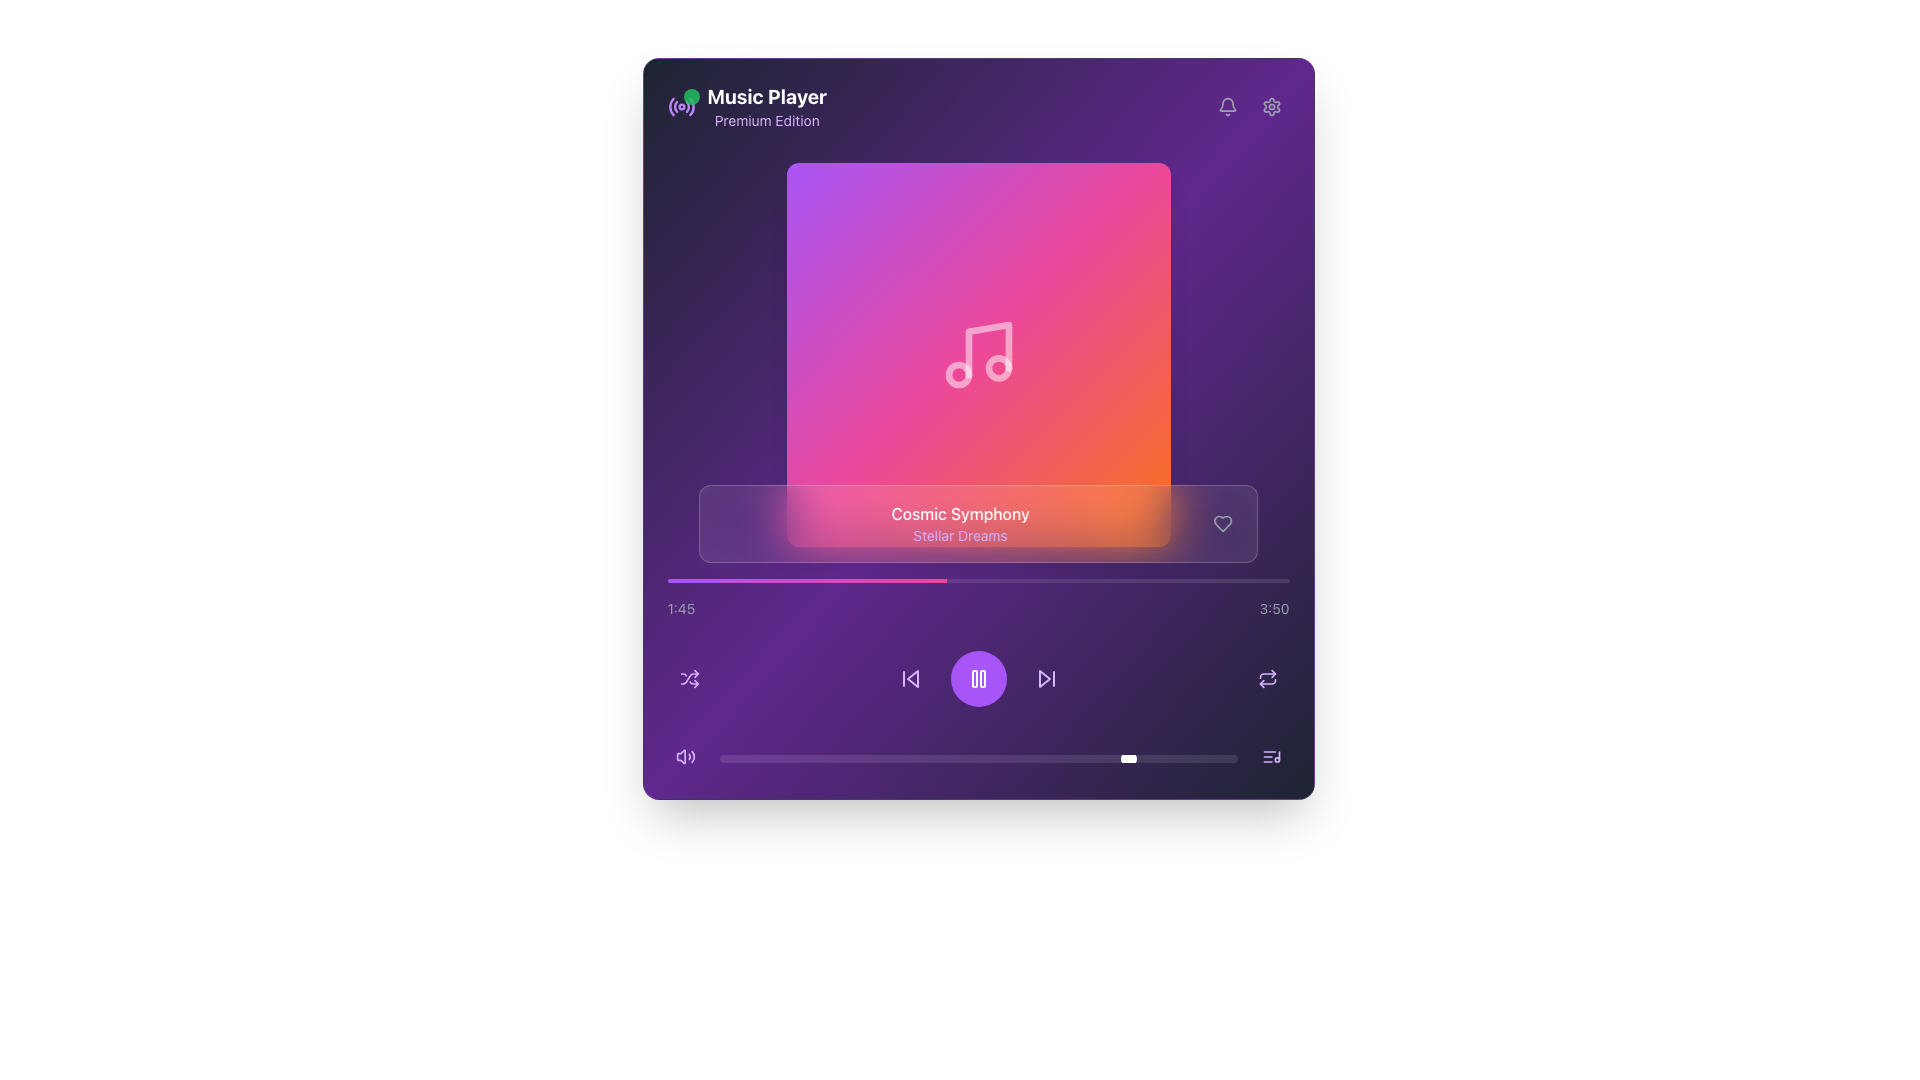  What do you see at coordinates (911, 677) in the screenshot?
I see `the left-pointing triangular icon in the bottom control panel` at bounding box center [911, 677].